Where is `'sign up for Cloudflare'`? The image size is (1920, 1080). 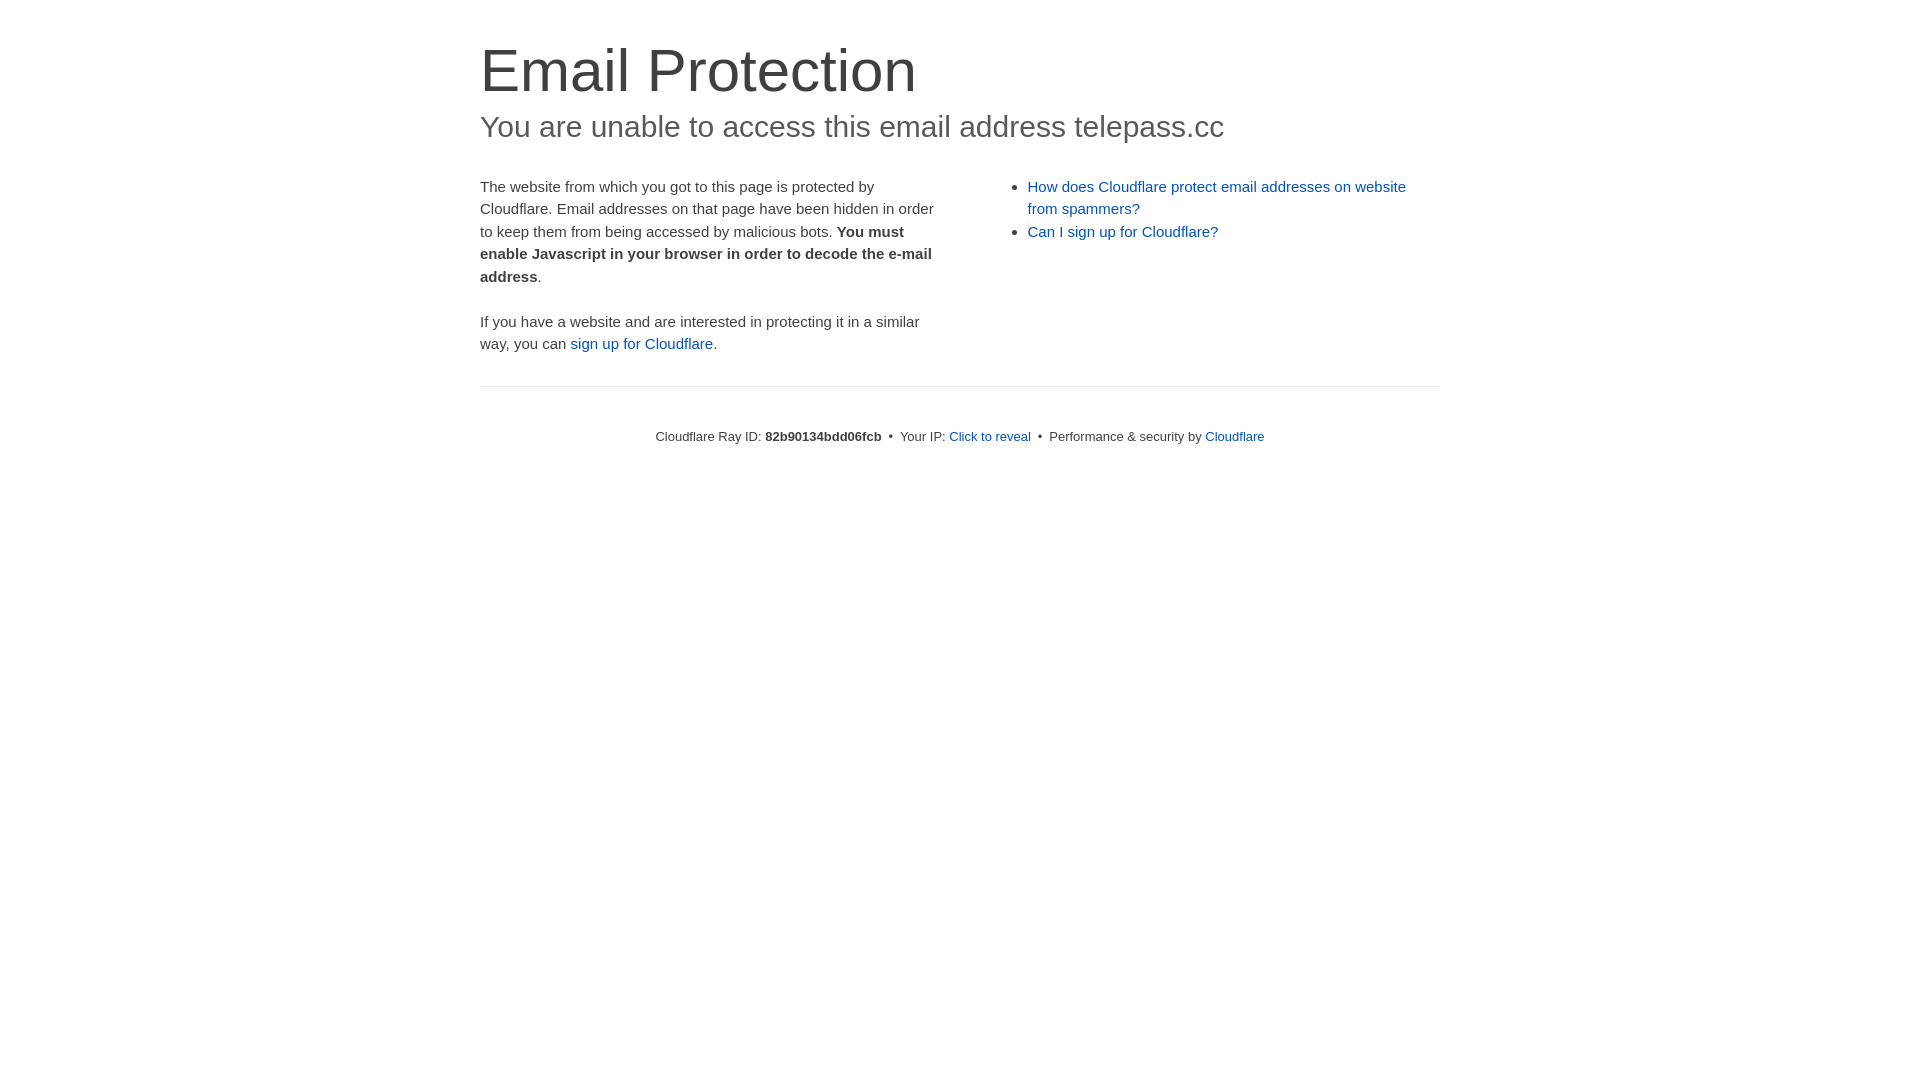 'sign up for Cloudflare' is located at coordinates (642, 342).